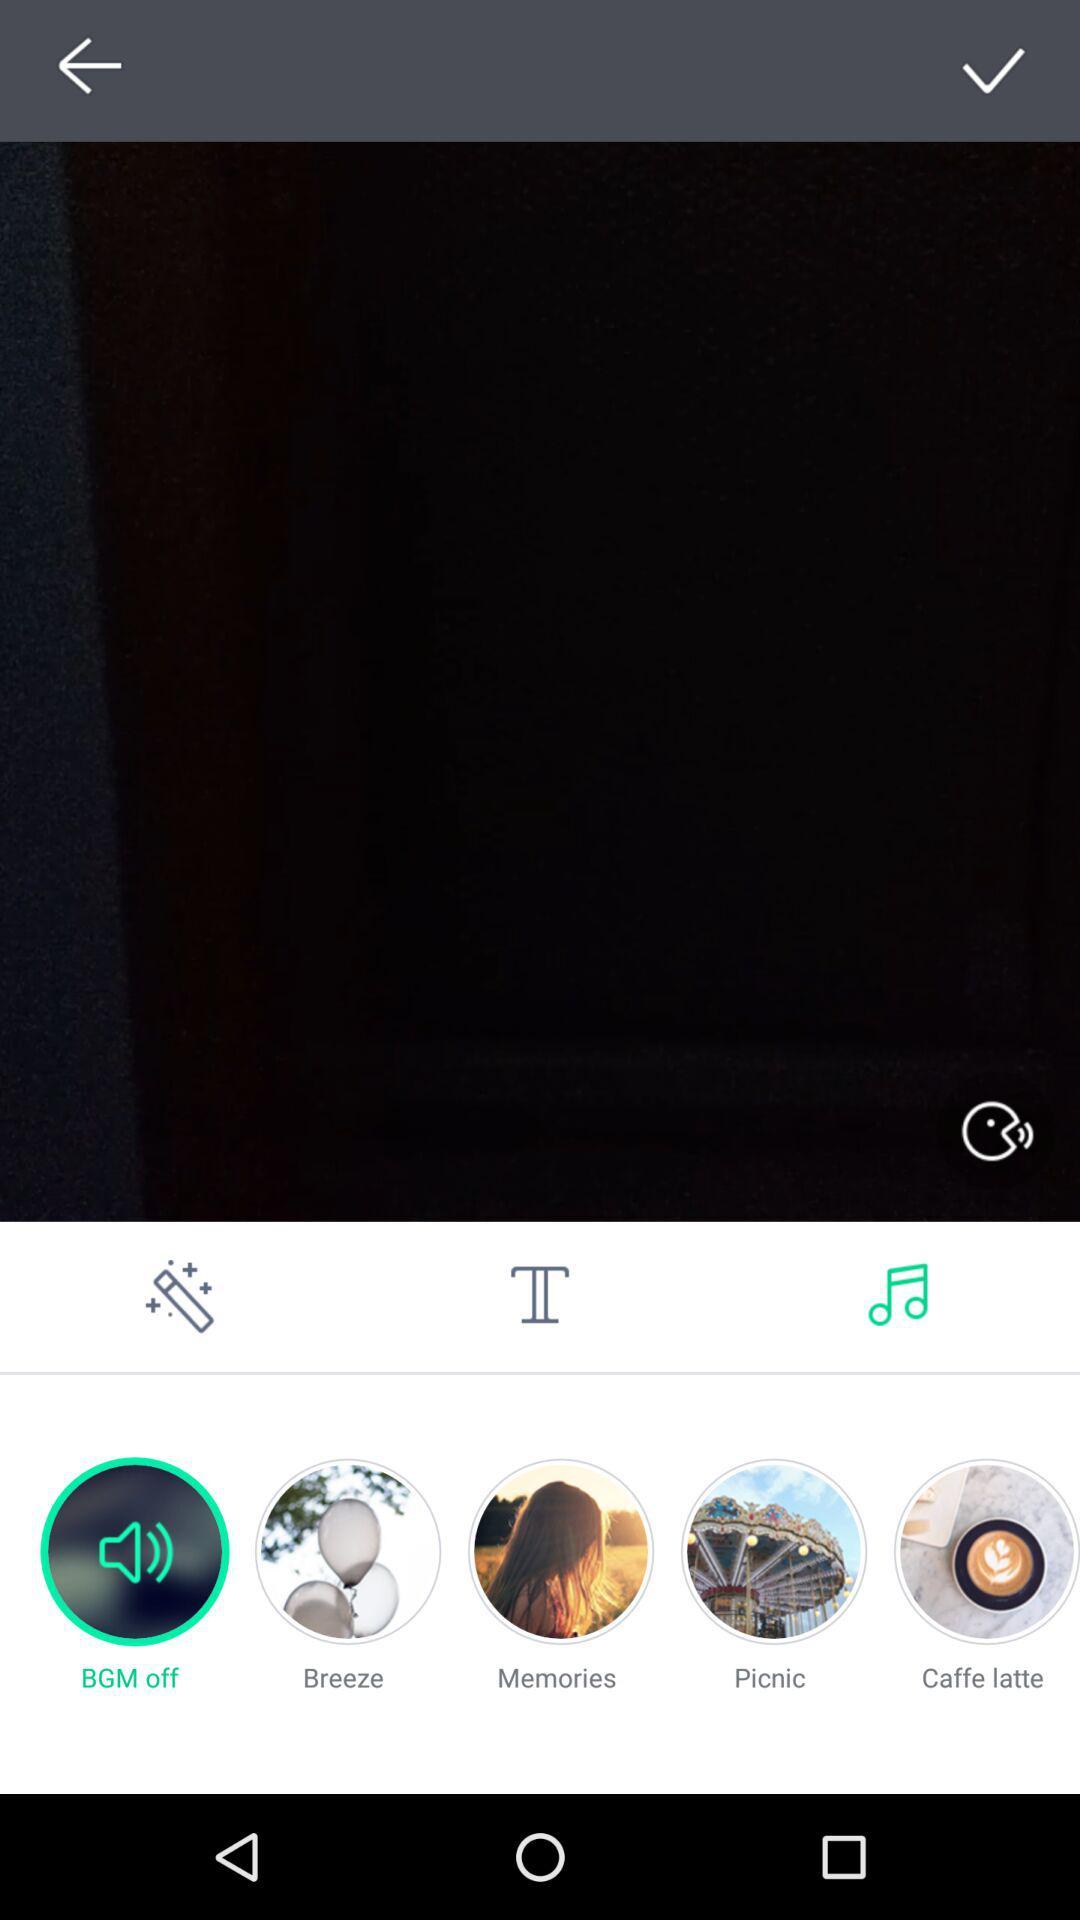 The height and width of the screenshot is (1920, 1080). I want to click on music image, so click(898, 1296).